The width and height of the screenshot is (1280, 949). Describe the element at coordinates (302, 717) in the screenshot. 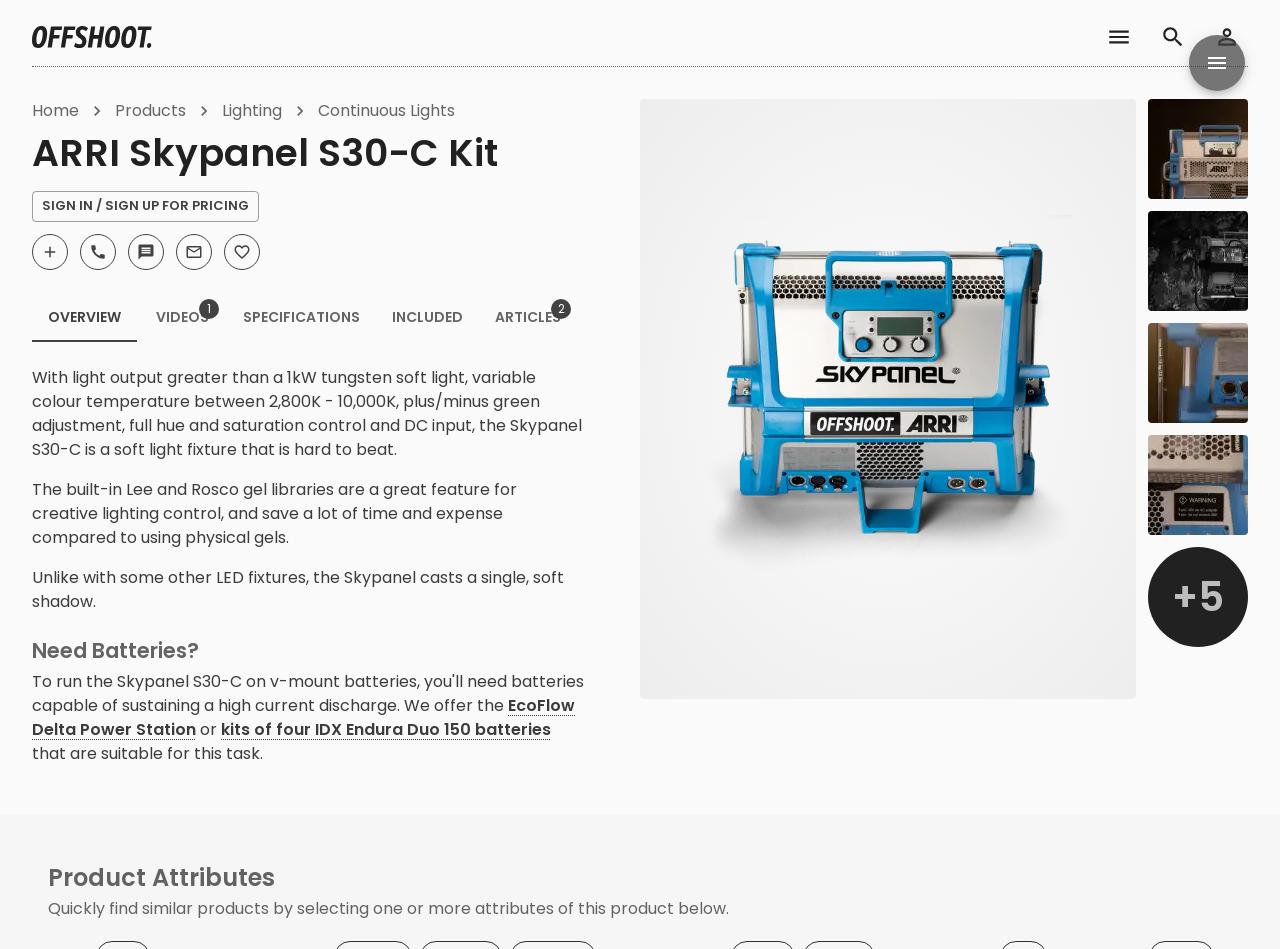

I see `'EcoFlow Delta Power Station'` at that location.